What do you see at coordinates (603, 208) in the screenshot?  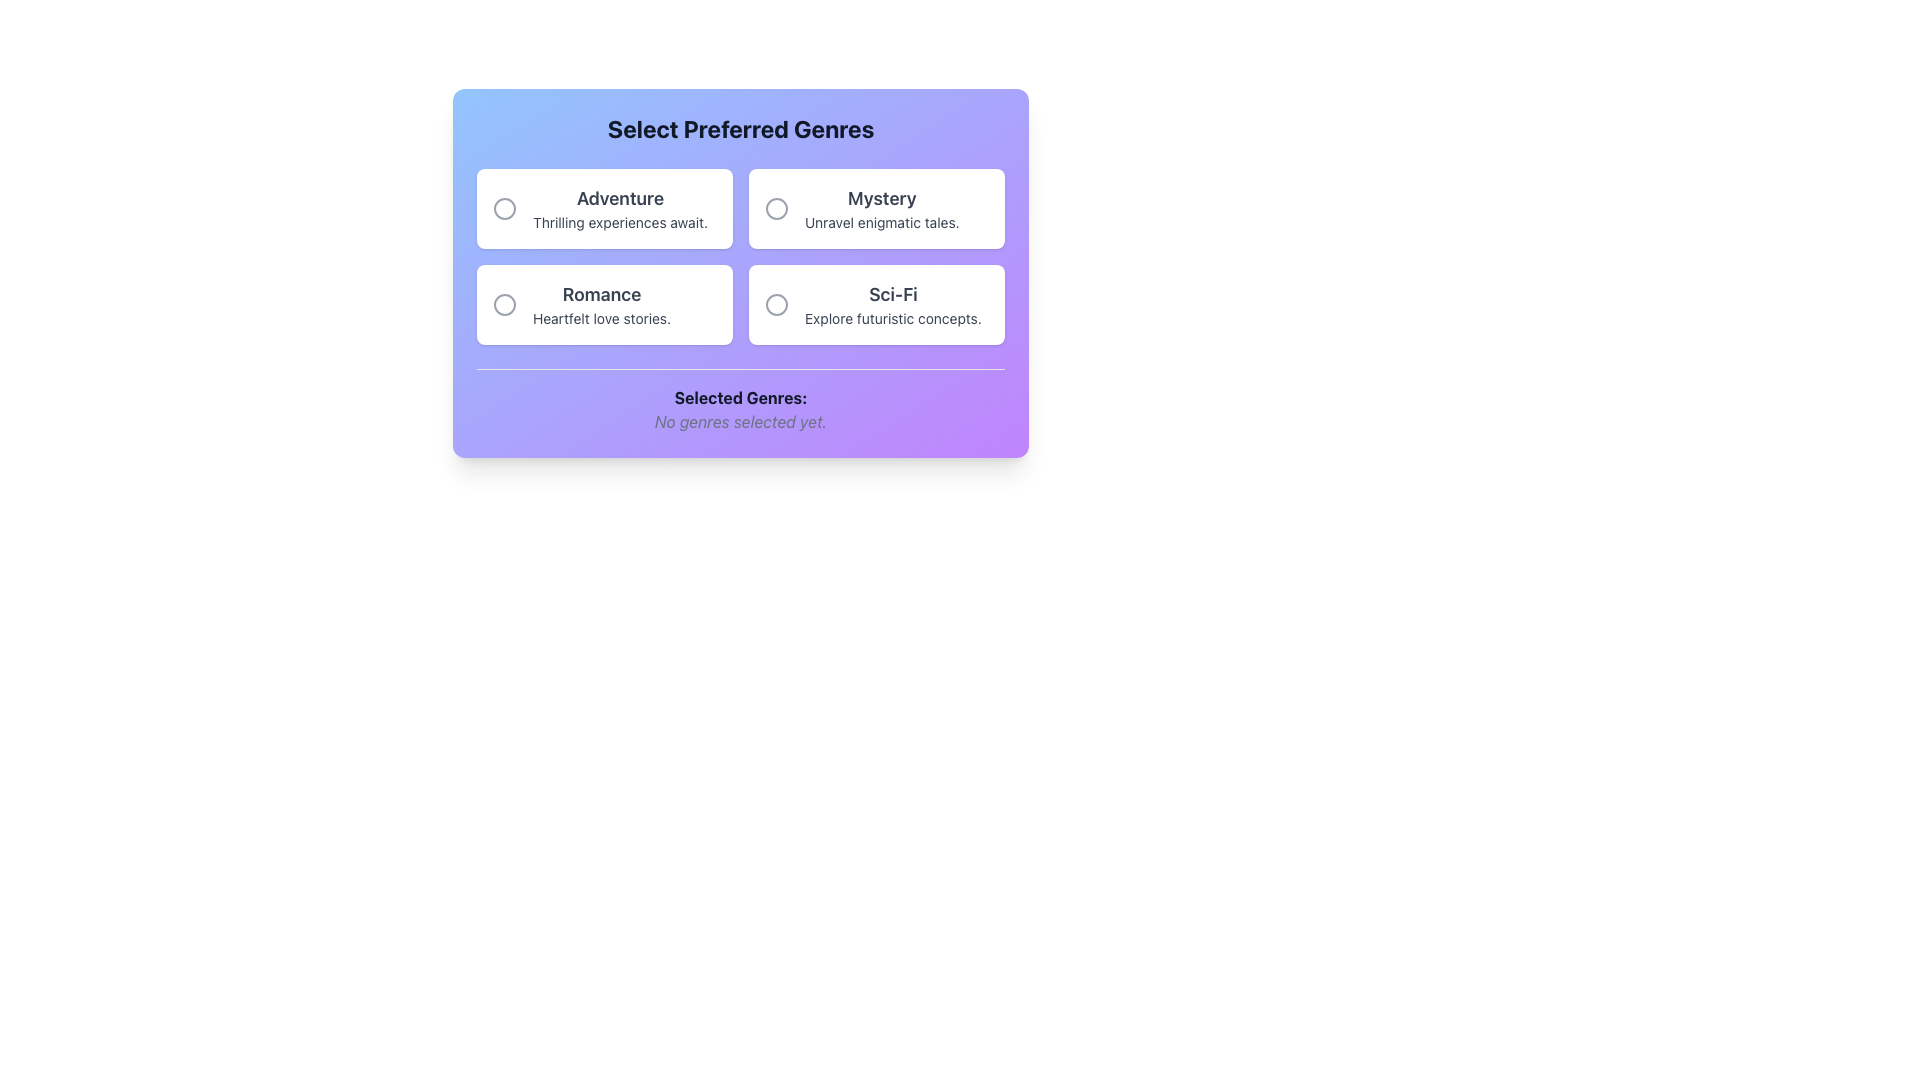 I see `the 'Adventure' selectable card, which features a circular icon on the left and displays the title 'Adventure' in bold with a description 'Thrilling experiences await.'` at bounding box center [603, 208].